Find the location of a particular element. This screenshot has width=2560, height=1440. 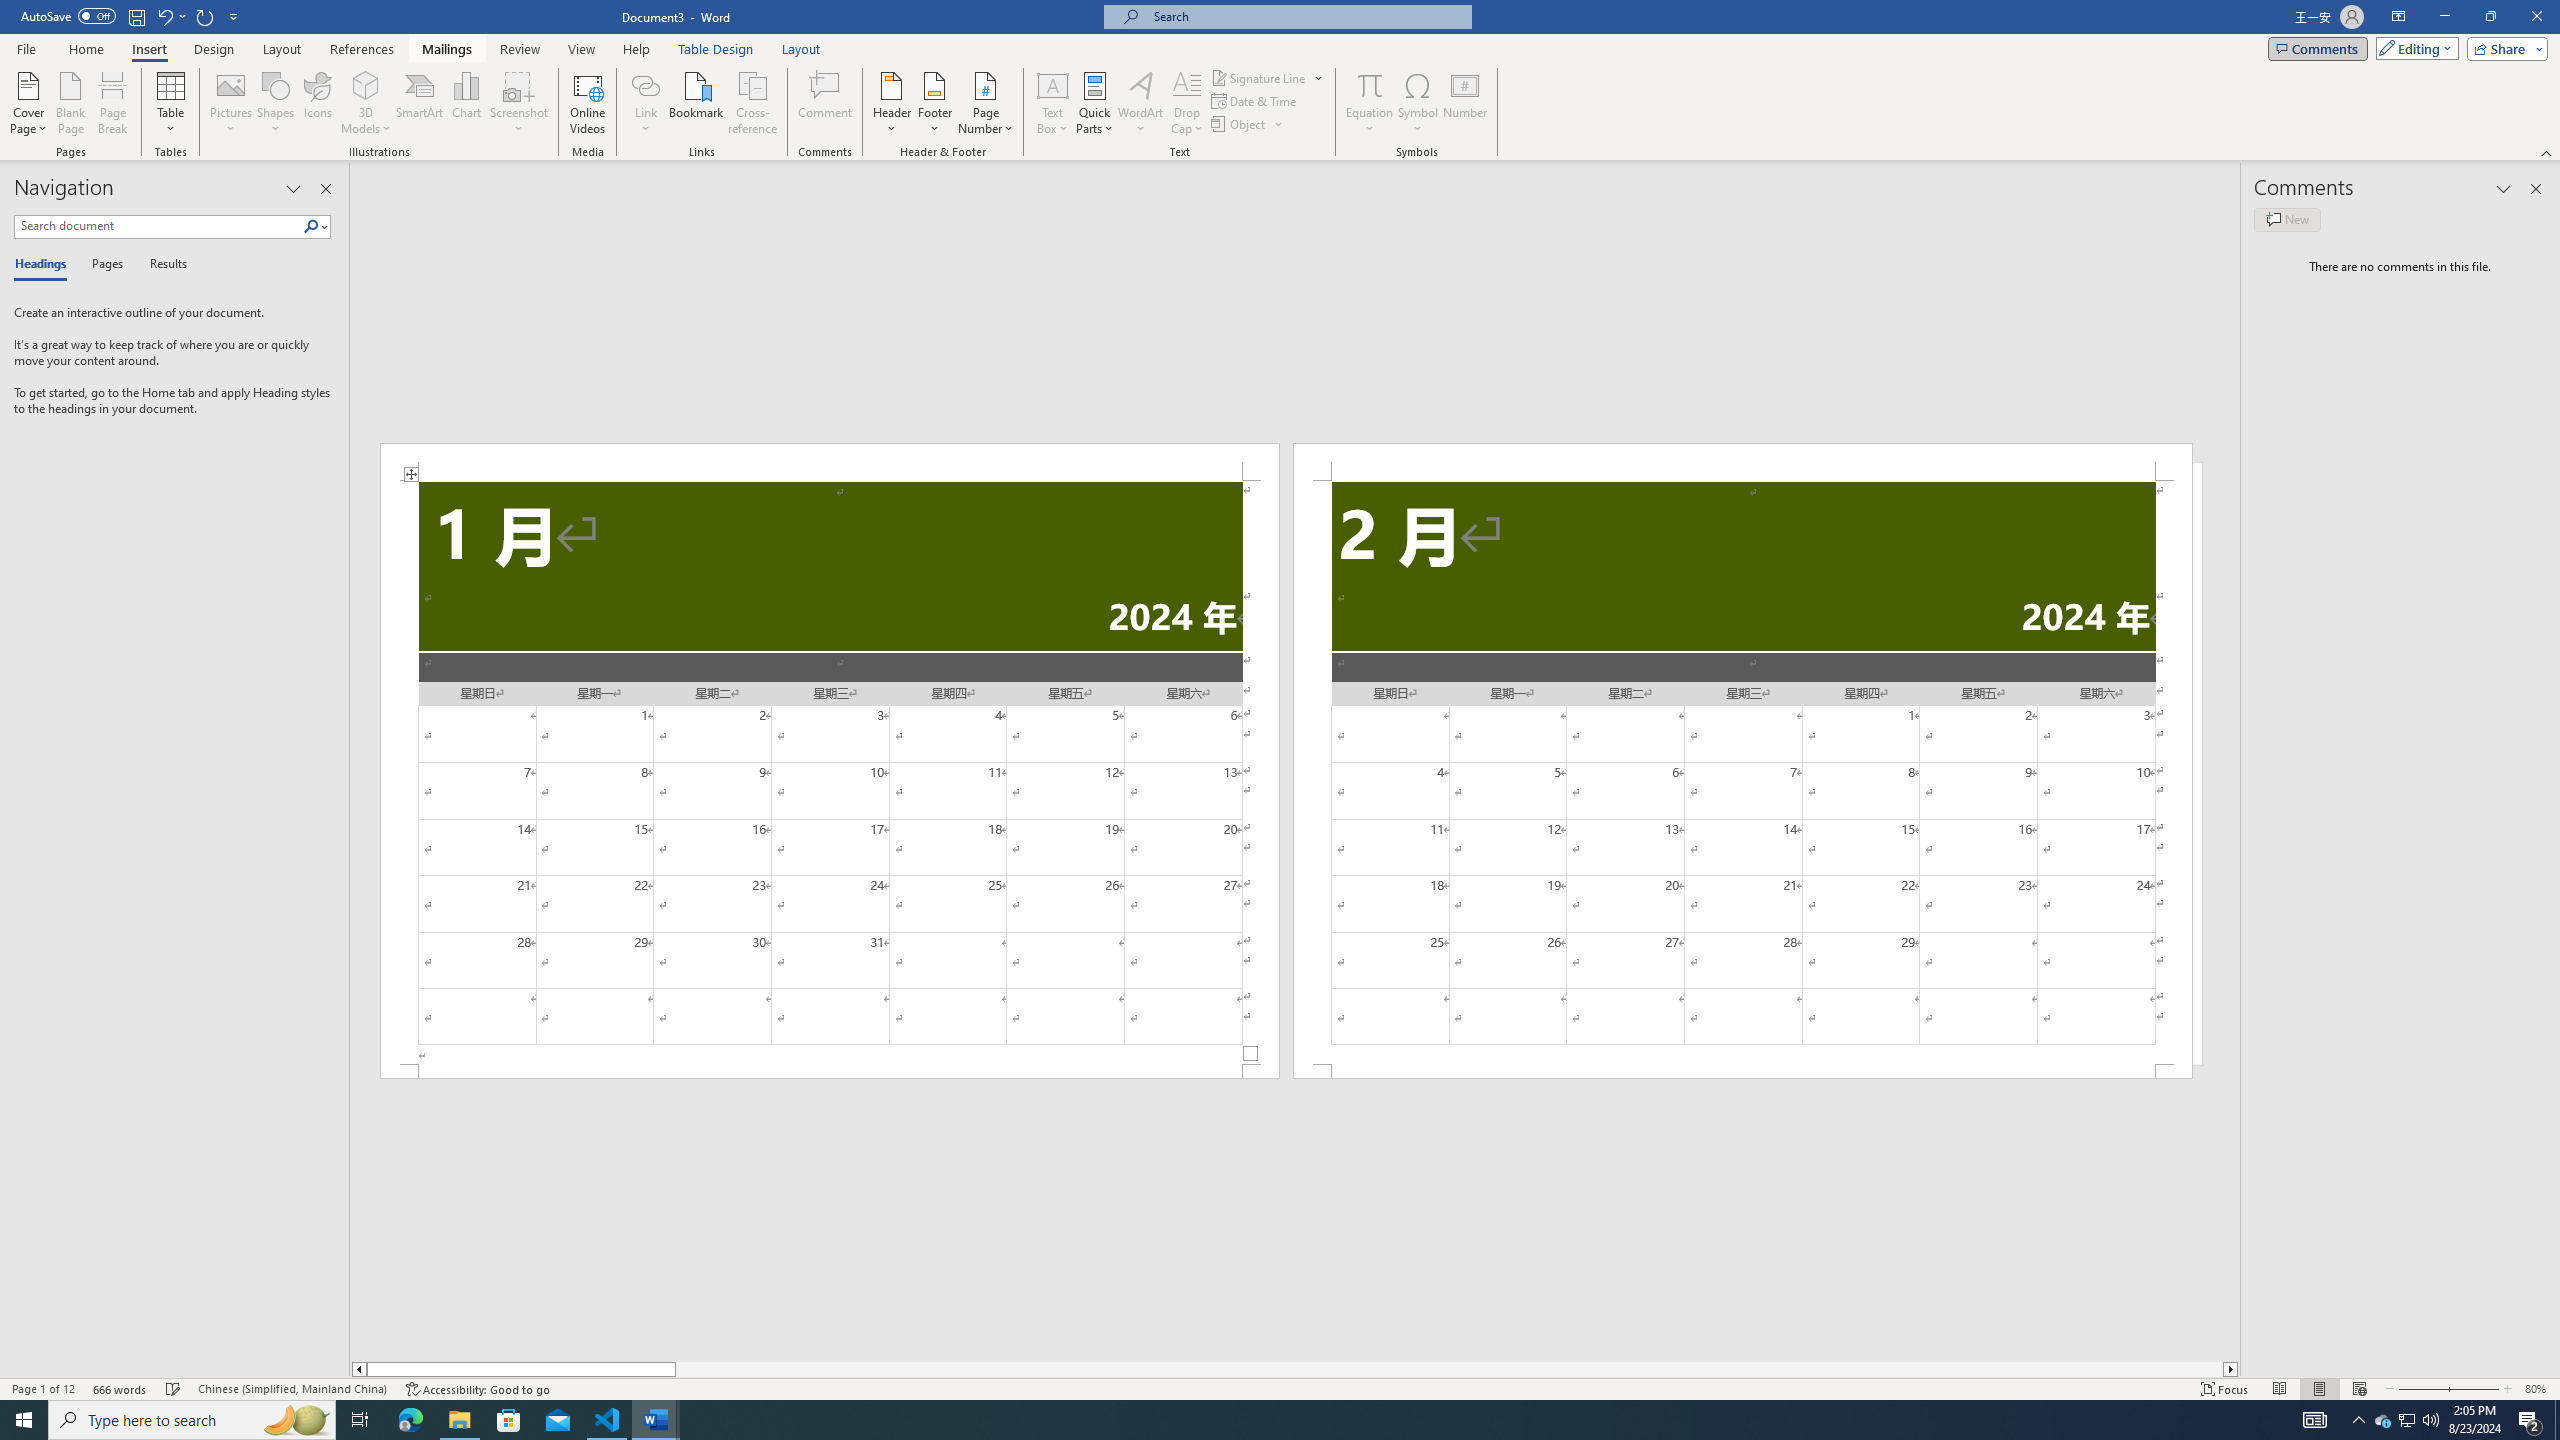

'Pictures' is located at coordinates (231, 103).